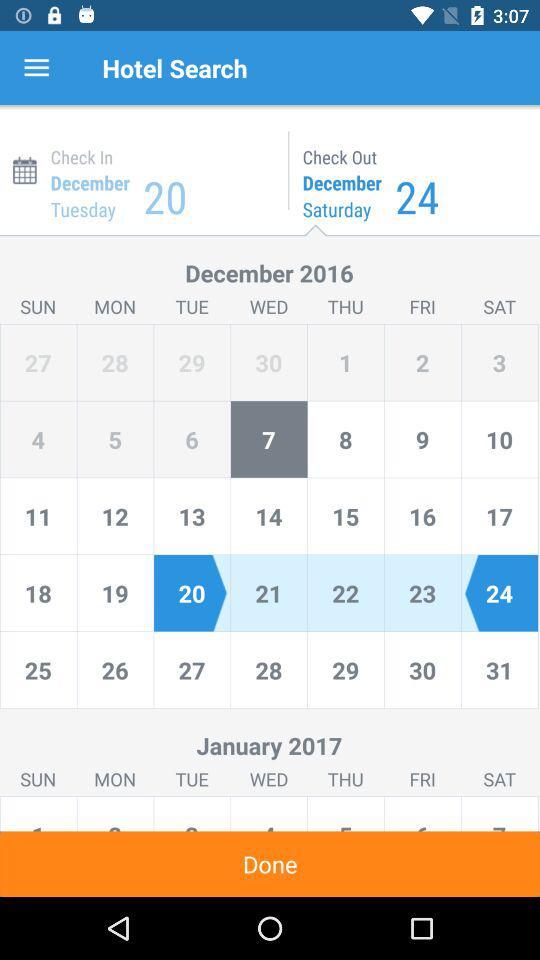 The height and width of the screenshot is (960, 540). Describe the element at coordinates (344, 515) in the screenshot. I see `the number 15` at that location.